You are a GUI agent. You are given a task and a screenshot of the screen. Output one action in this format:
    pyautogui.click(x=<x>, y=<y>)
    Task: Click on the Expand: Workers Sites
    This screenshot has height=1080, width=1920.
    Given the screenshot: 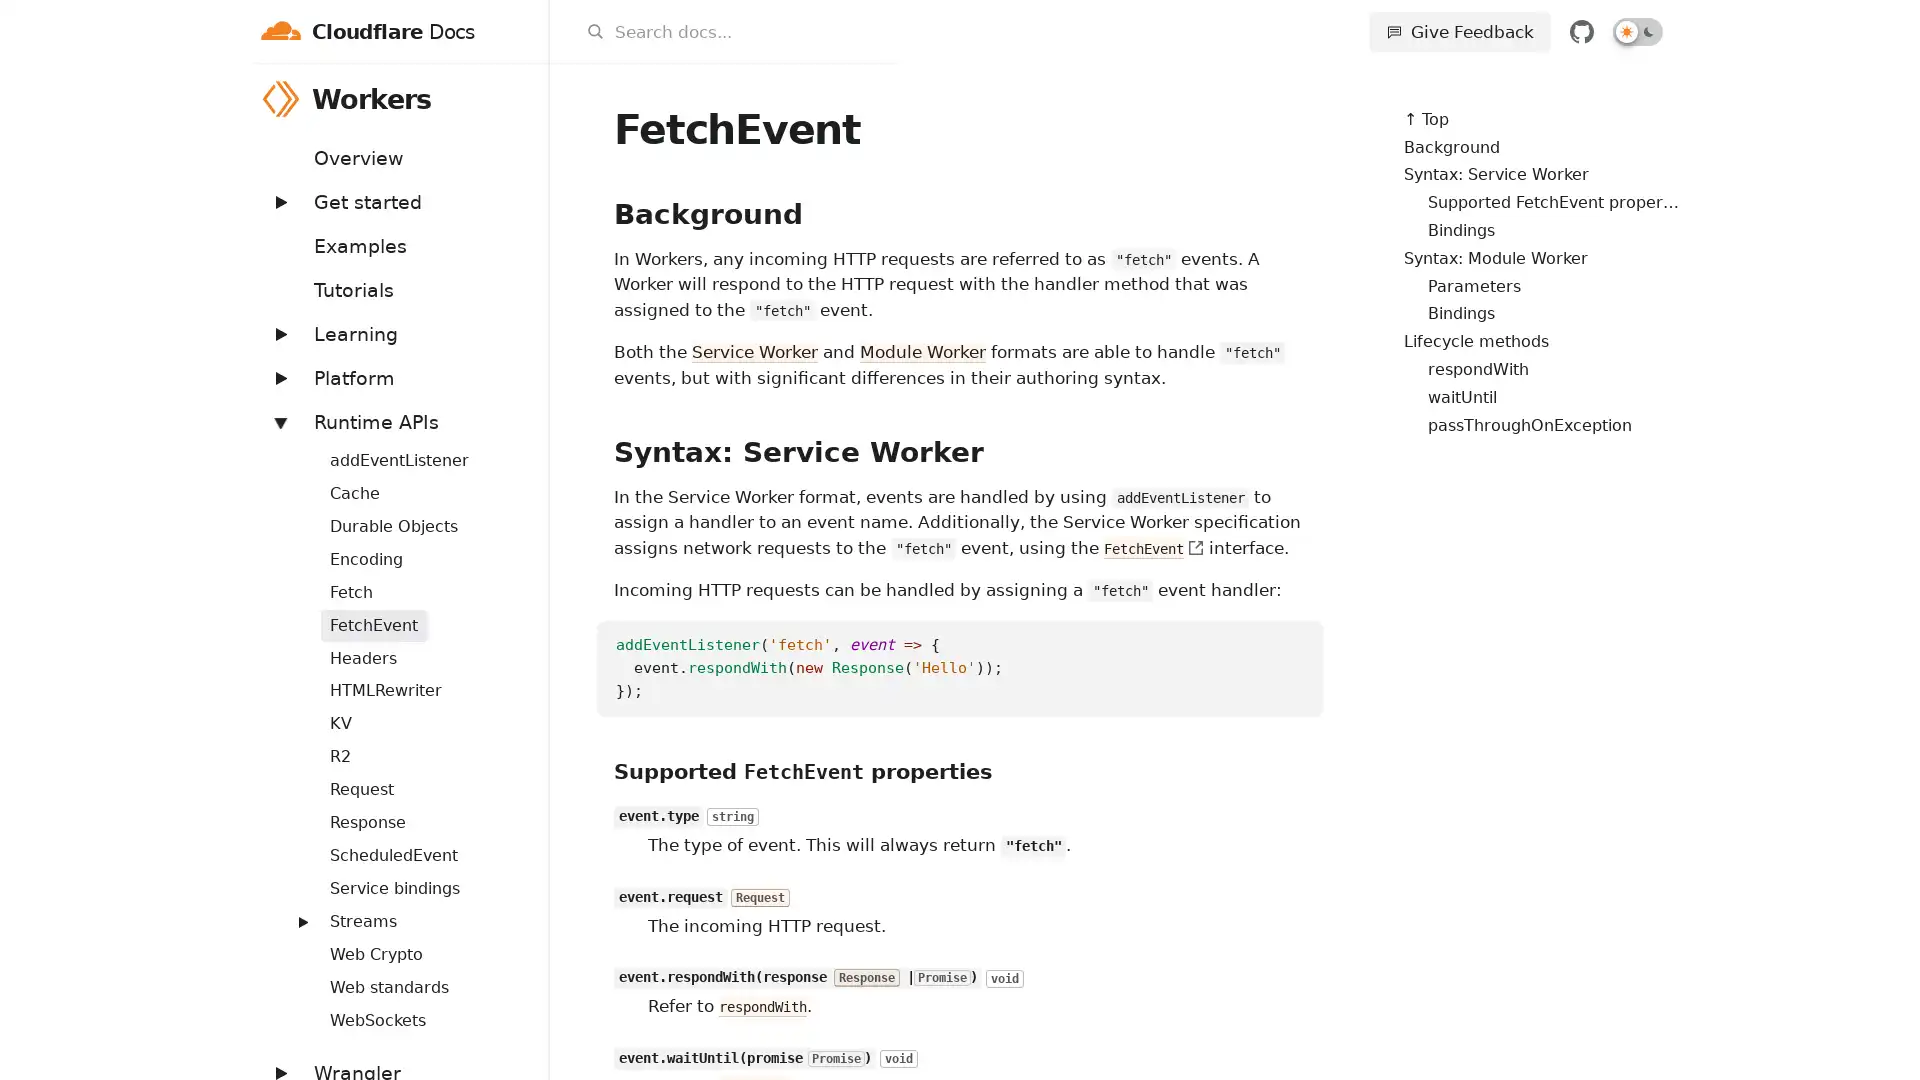 What is the action you would take?
    pyautogui.click(x=291, y=910)
    